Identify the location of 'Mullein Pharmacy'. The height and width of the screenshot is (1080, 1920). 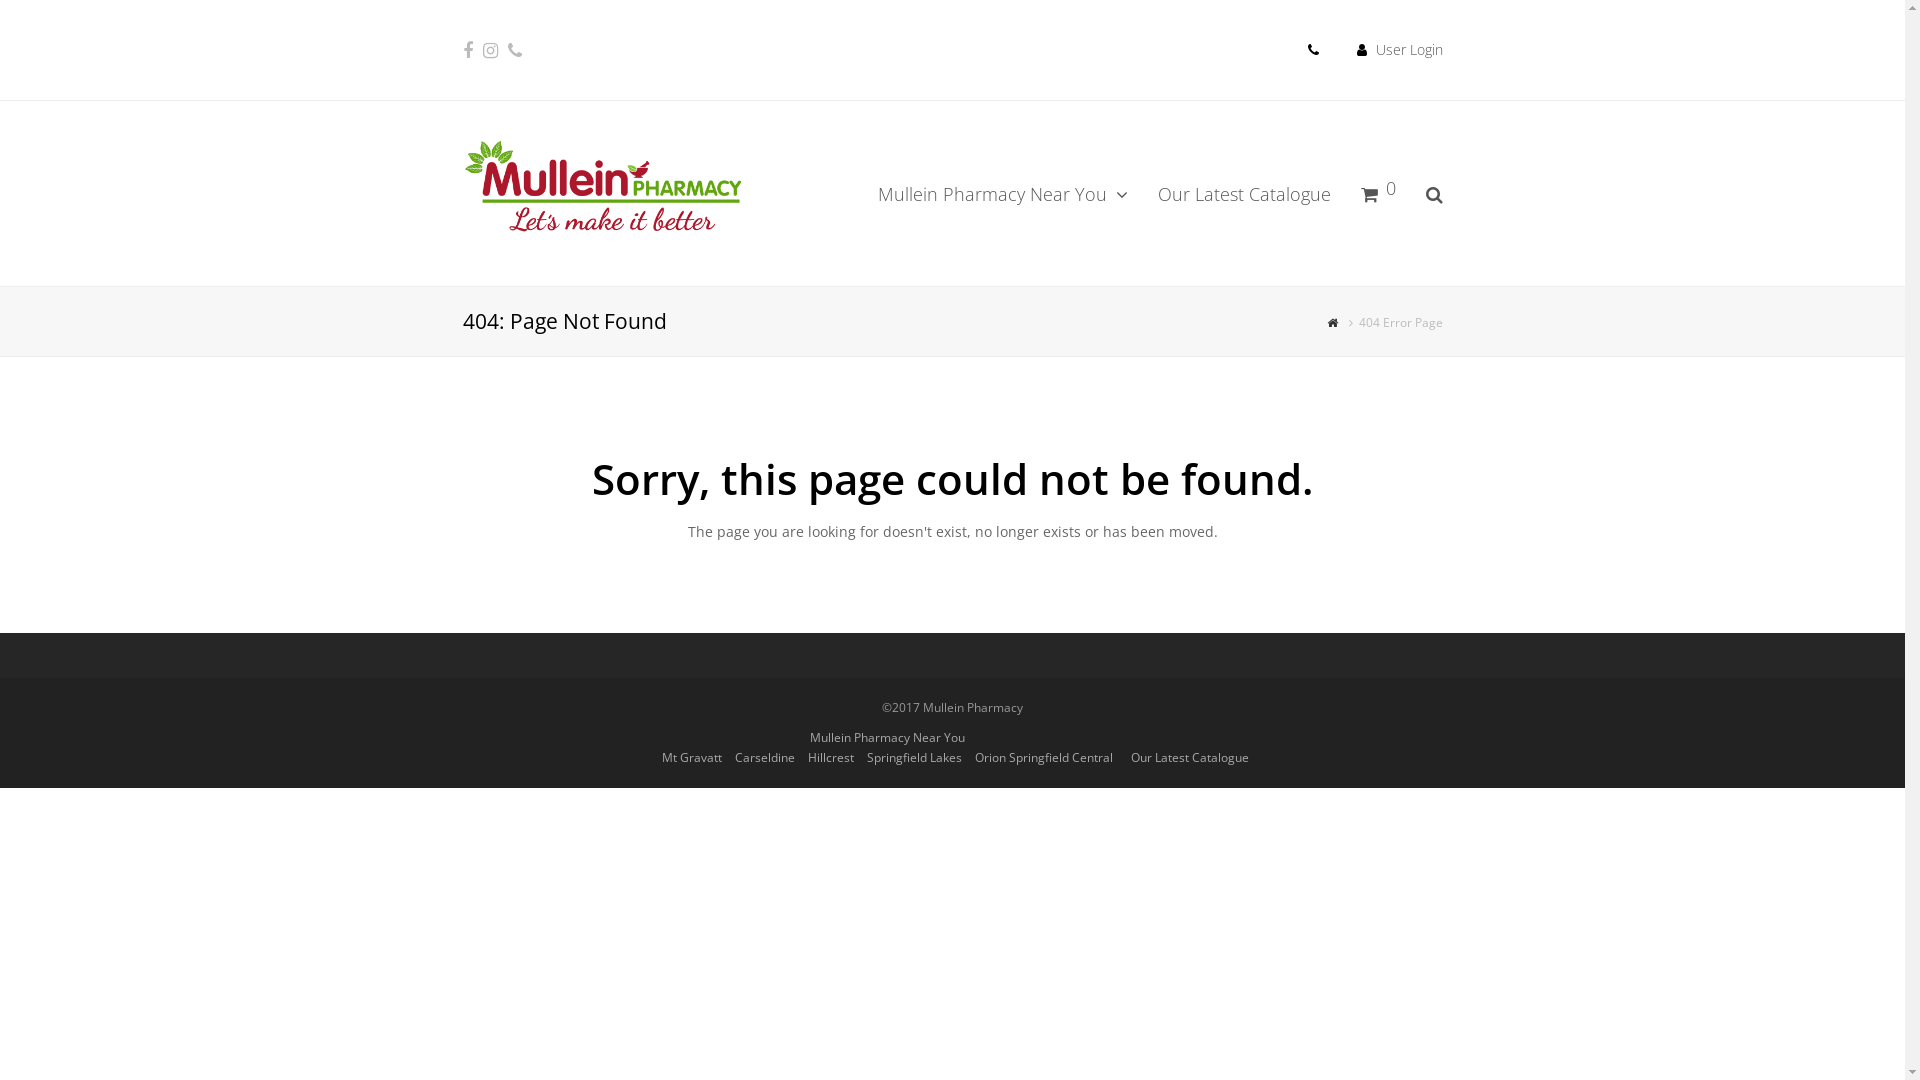
(600, 189).